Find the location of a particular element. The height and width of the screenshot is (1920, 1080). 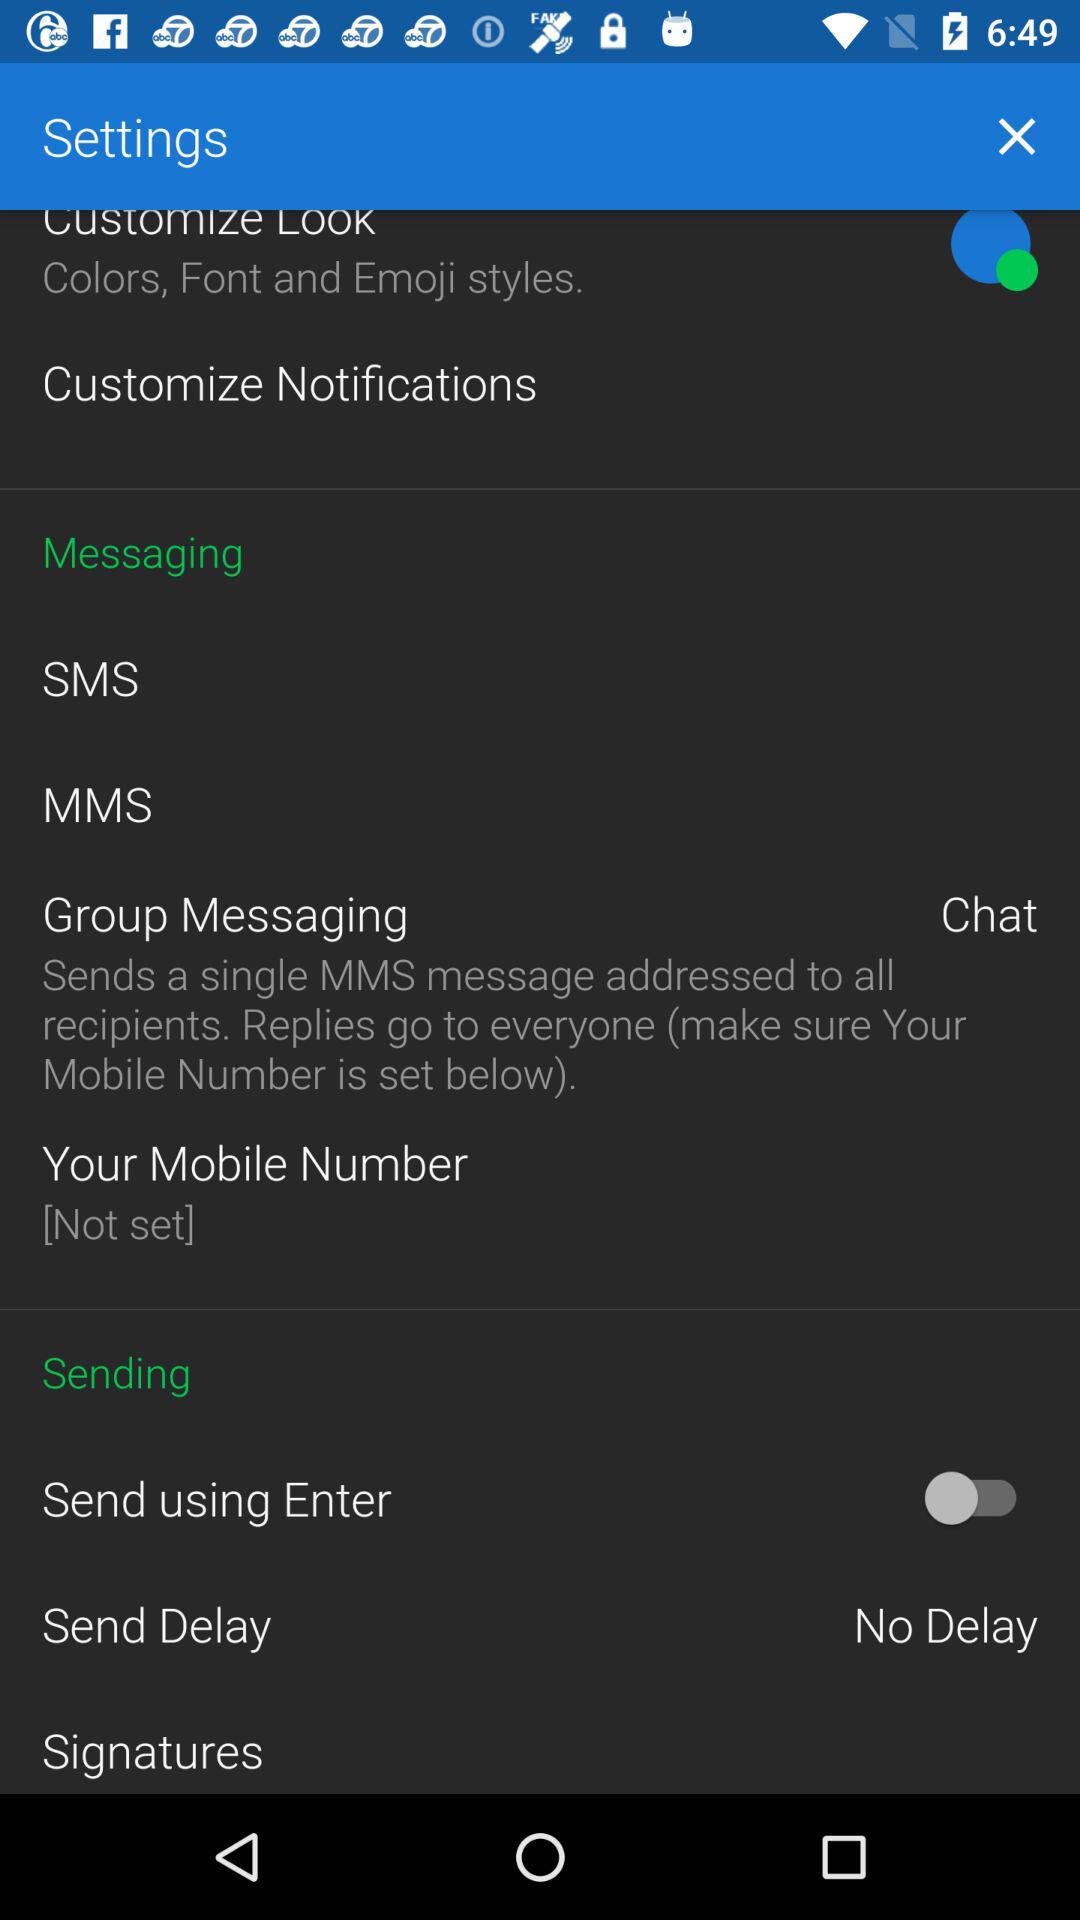

icon to the right of settings item is located at coordinates (1017, 135).